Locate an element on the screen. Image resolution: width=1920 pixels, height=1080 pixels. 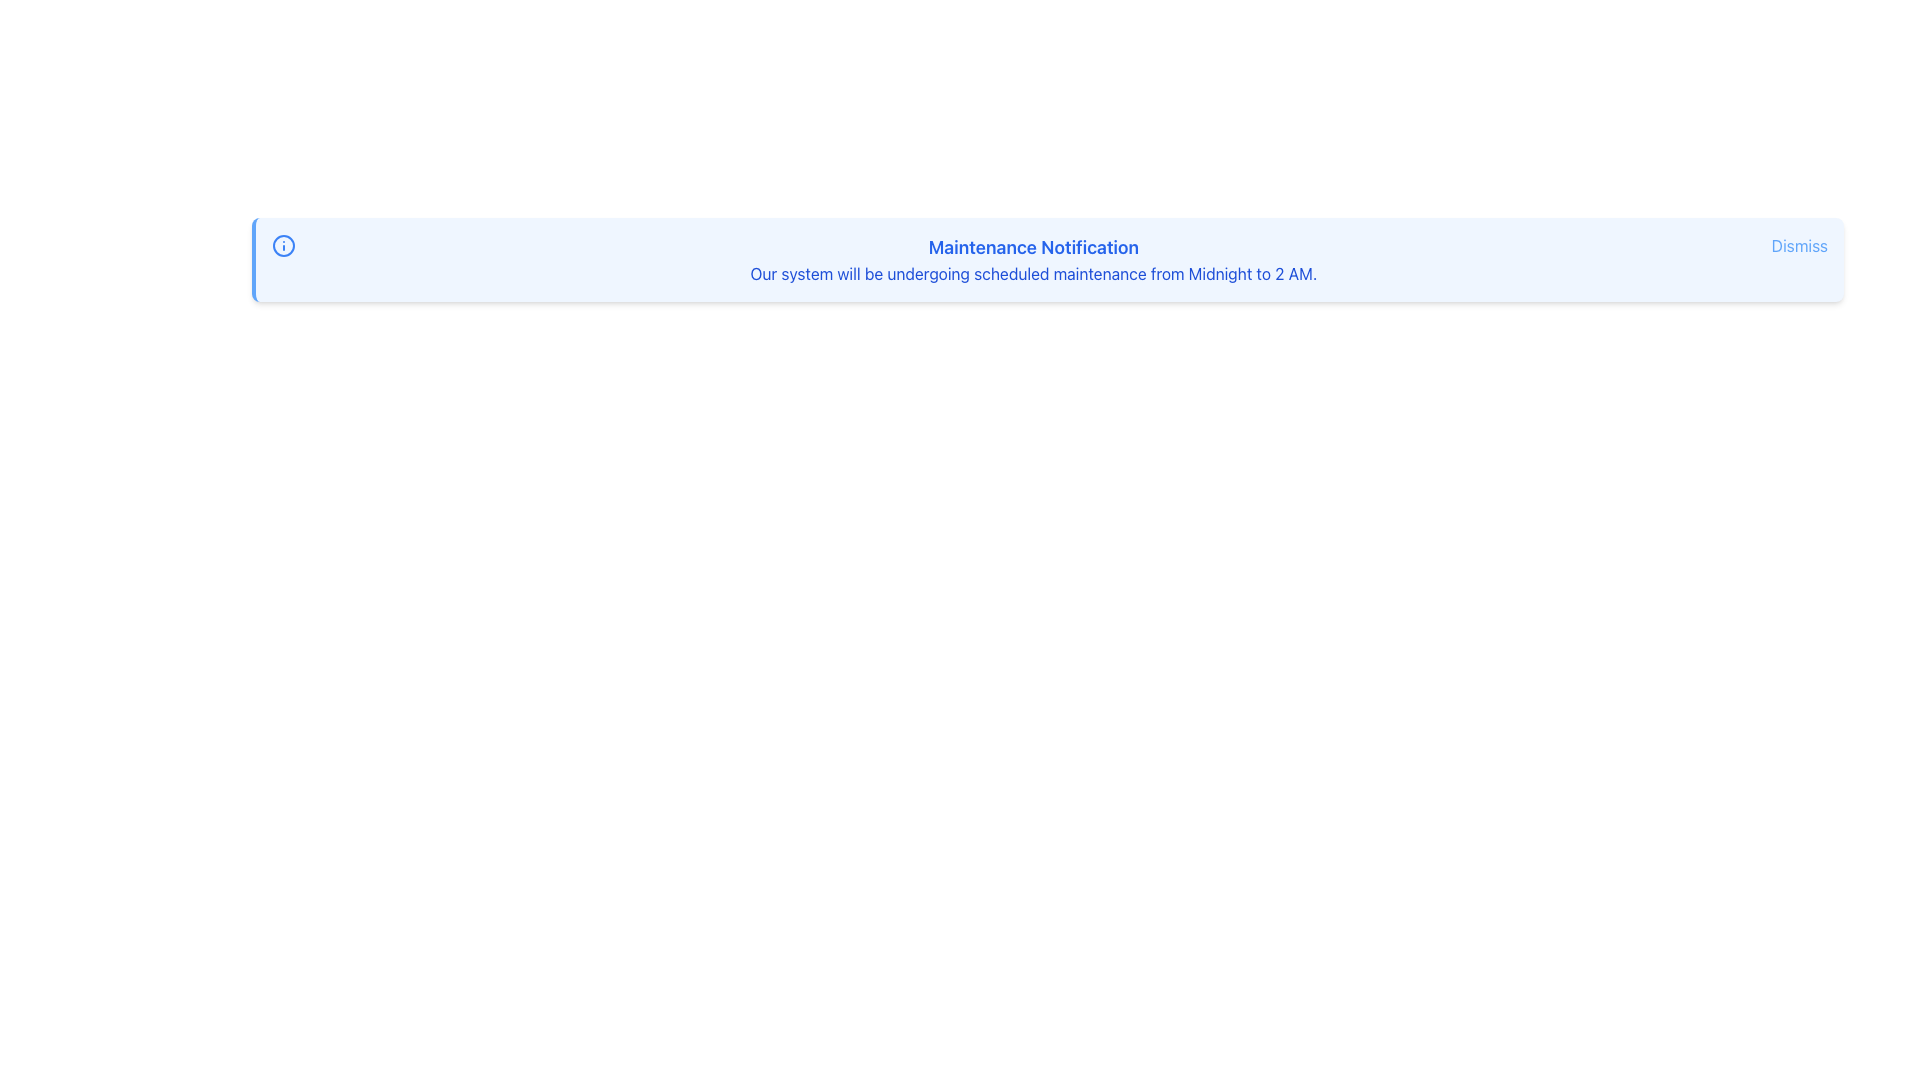
the dismissal link located at the far right end of the horizontal notification bar is located at coordinates (1799, 245).